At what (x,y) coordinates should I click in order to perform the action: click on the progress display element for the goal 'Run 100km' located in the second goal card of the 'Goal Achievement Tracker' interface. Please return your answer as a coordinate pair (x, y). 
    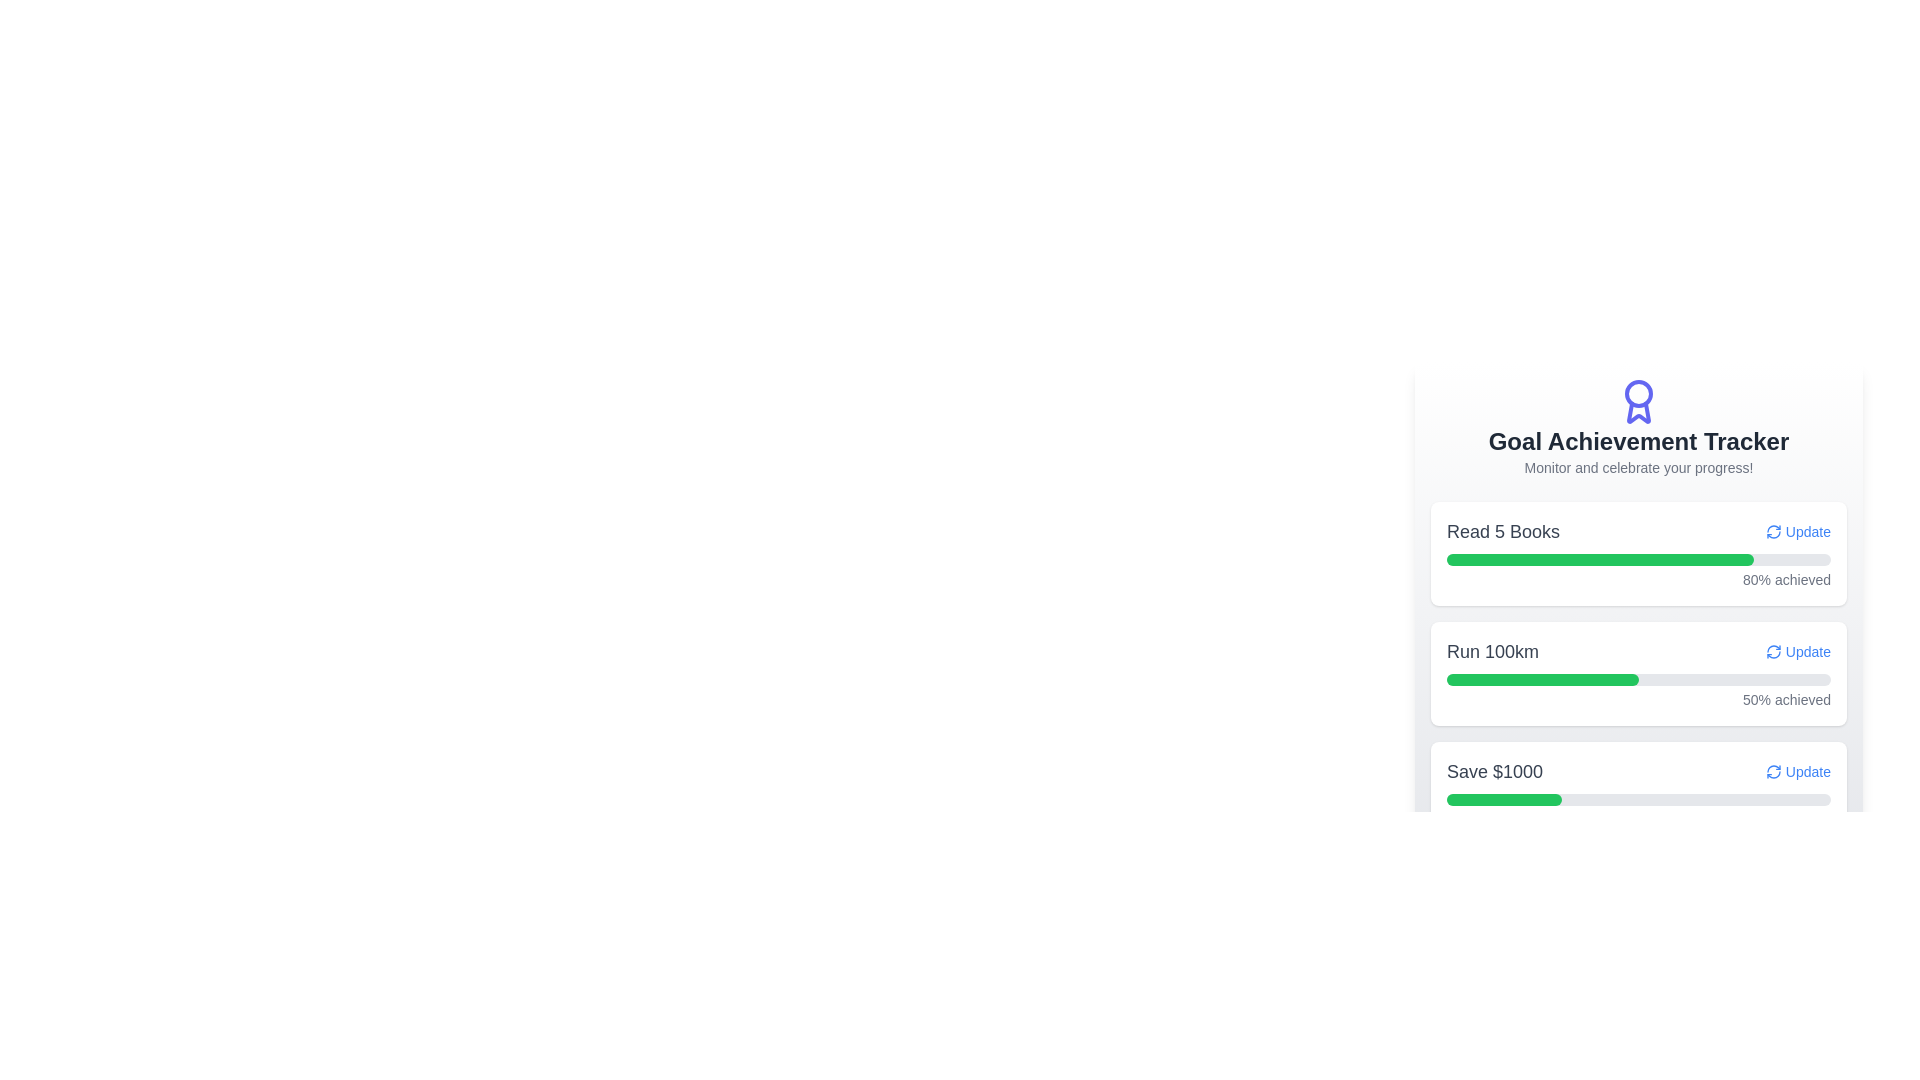
    Looking at the image, I should click on (1638, 651).